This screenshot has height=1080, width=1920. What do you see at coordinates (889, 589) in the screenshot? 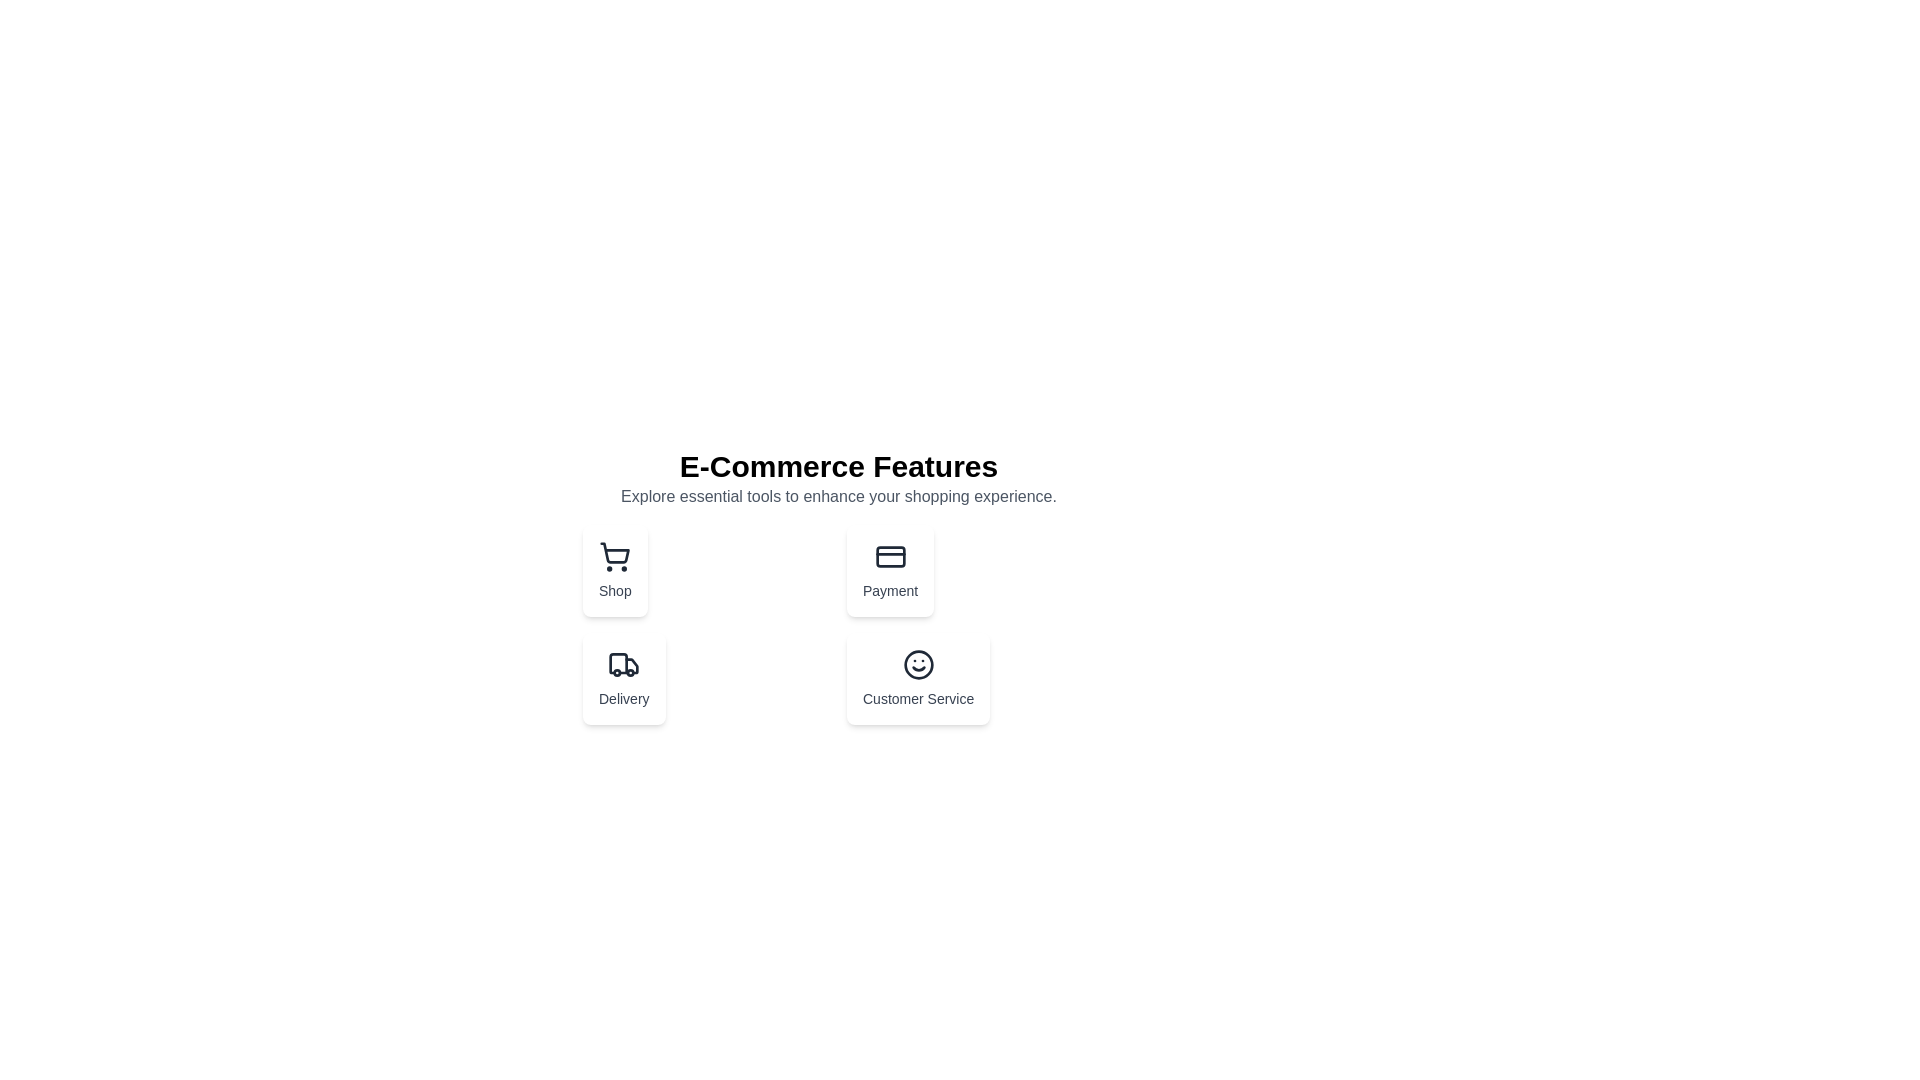
I see `the Text Label indicating the functionality of the 'Payment' feature, located below the credit card icon in the top-right quadrant of the interface` at bounding box center [889, 589].